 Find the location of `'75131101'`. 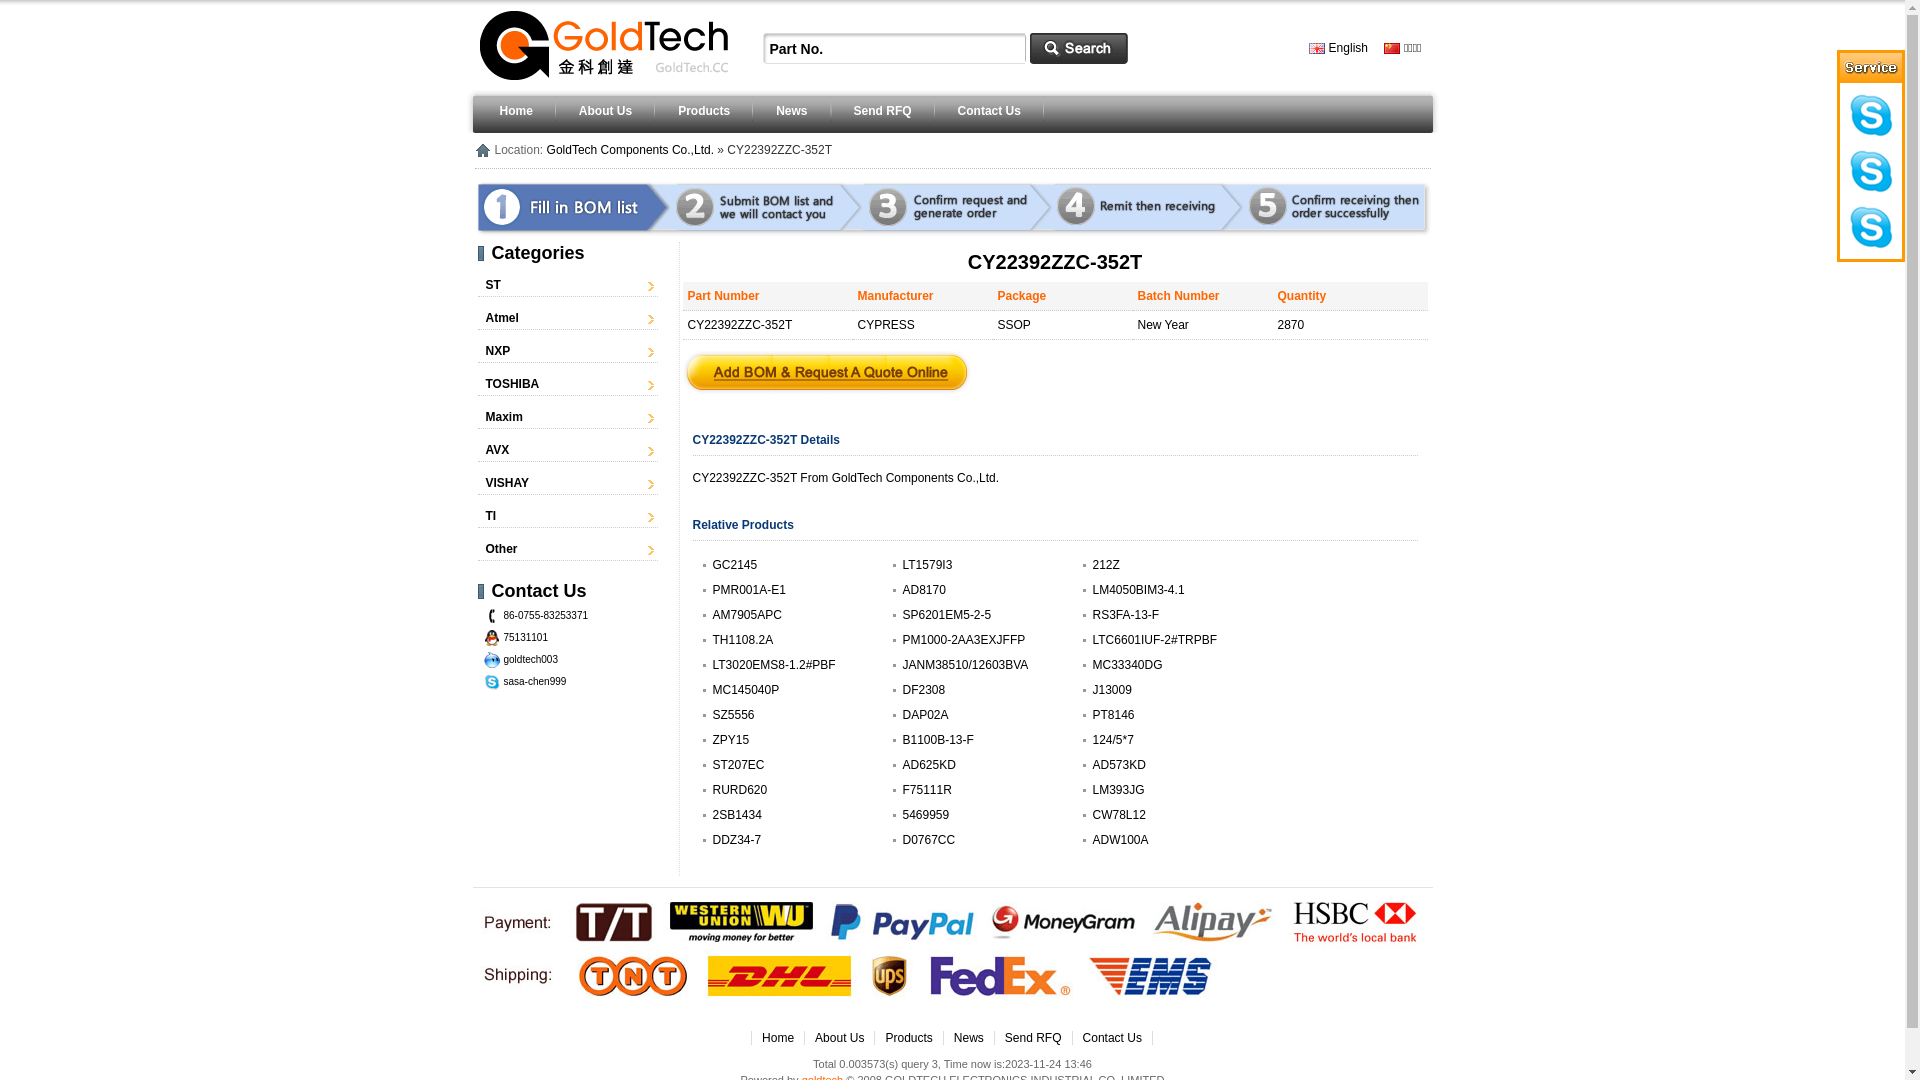

'75131101' is located at coordinates (526, 637).